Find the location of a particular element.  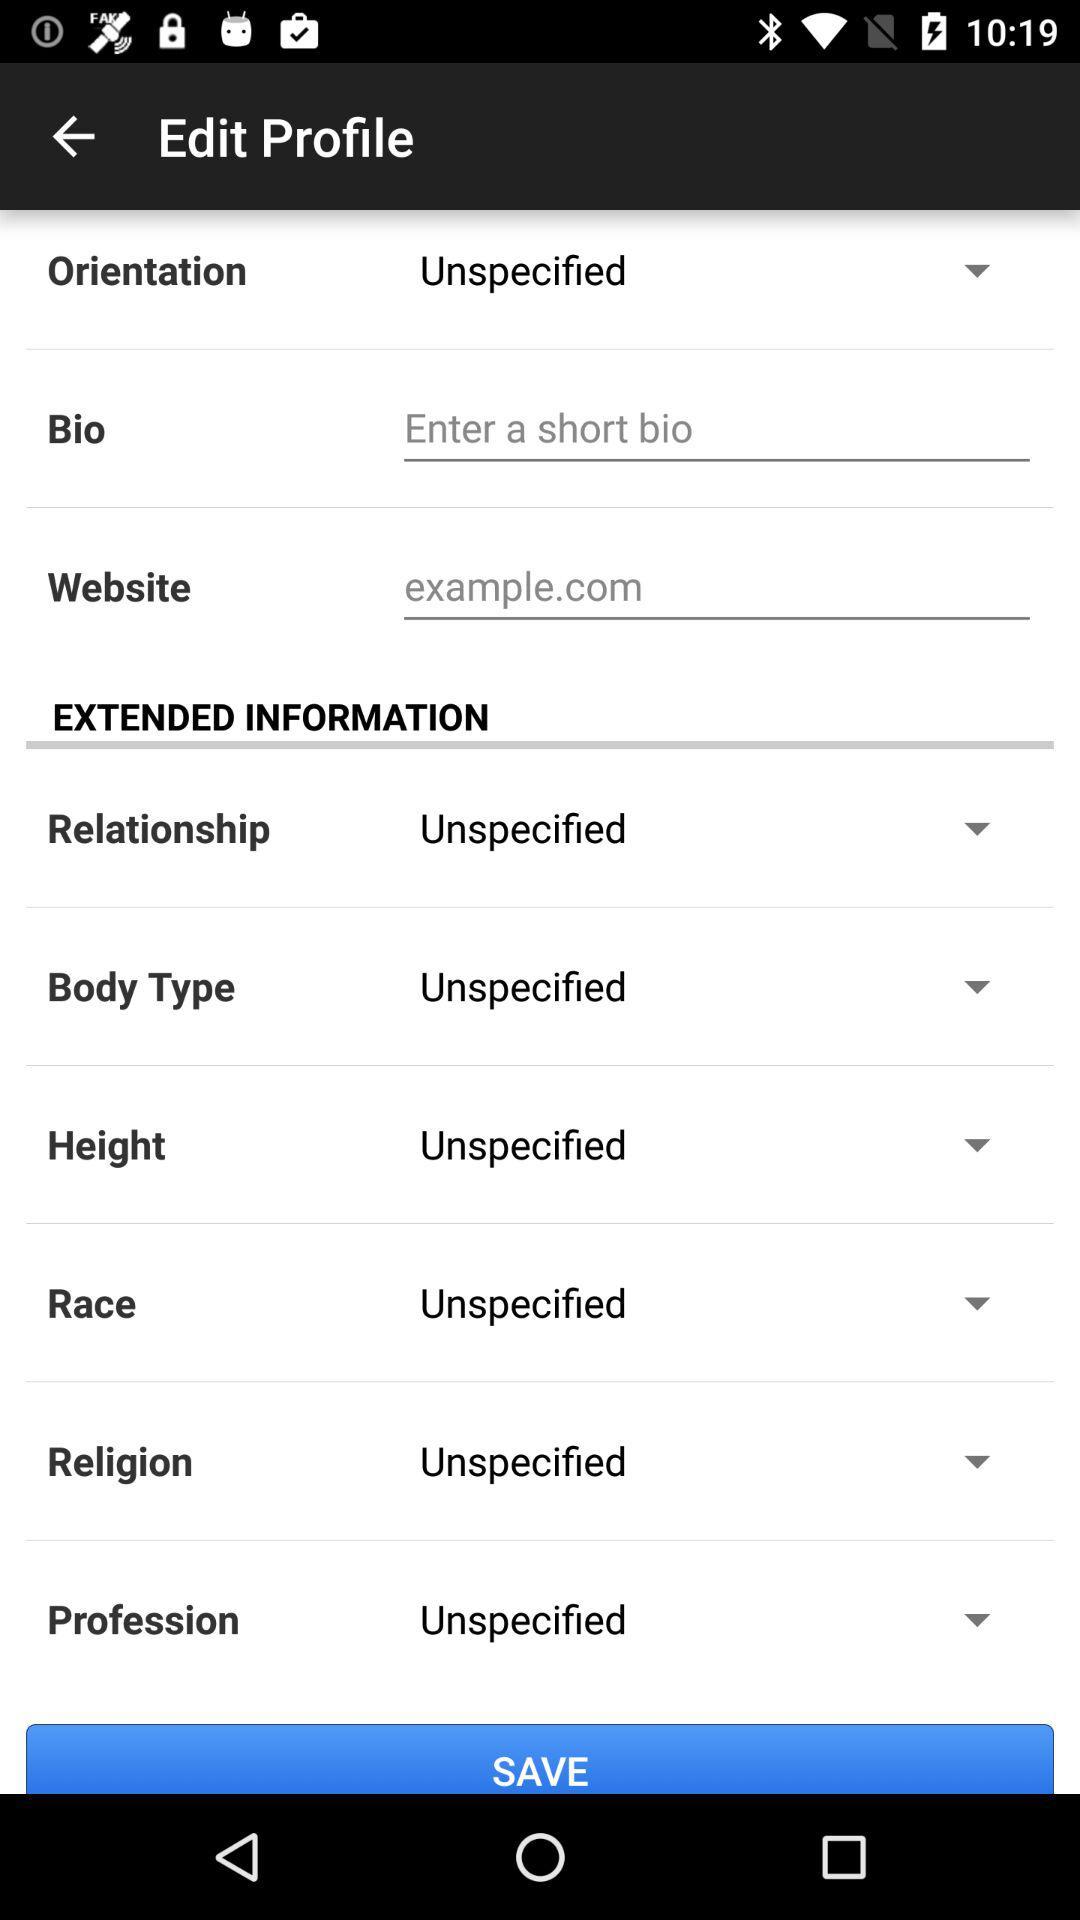

a short bio is located at coordinates (716, 427).